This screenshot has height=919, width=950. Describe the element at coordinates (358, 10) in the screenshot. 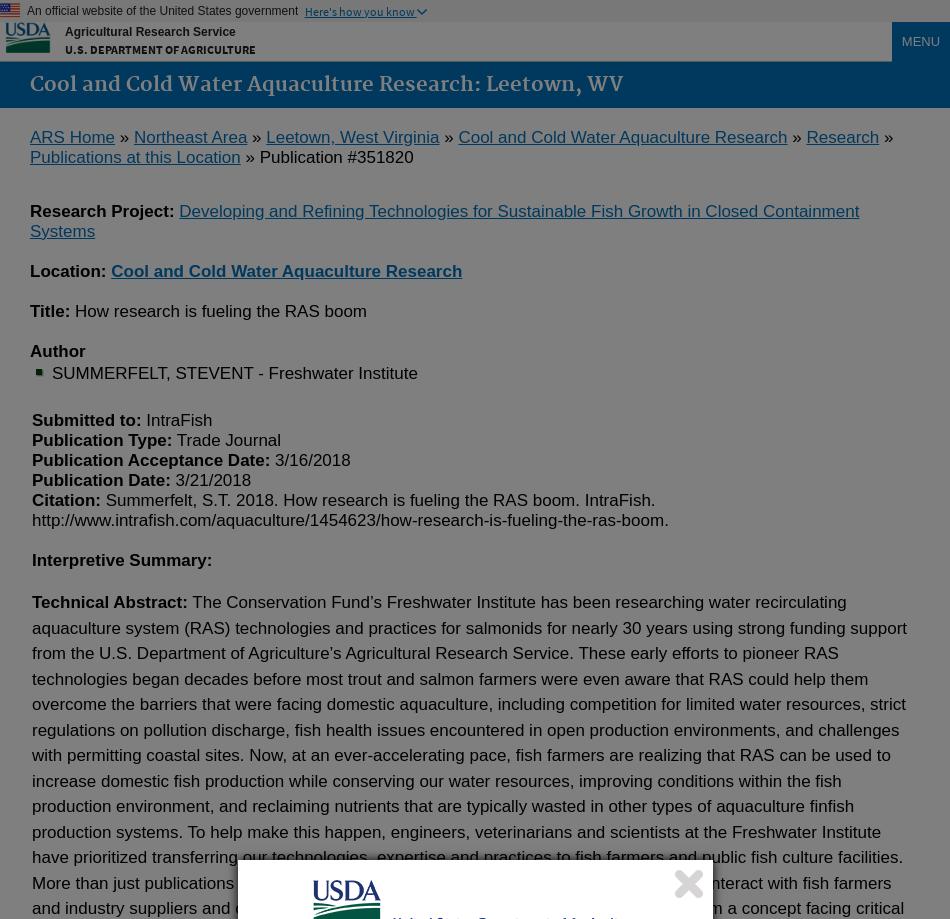

I see `'Here's how you know'` at that location.